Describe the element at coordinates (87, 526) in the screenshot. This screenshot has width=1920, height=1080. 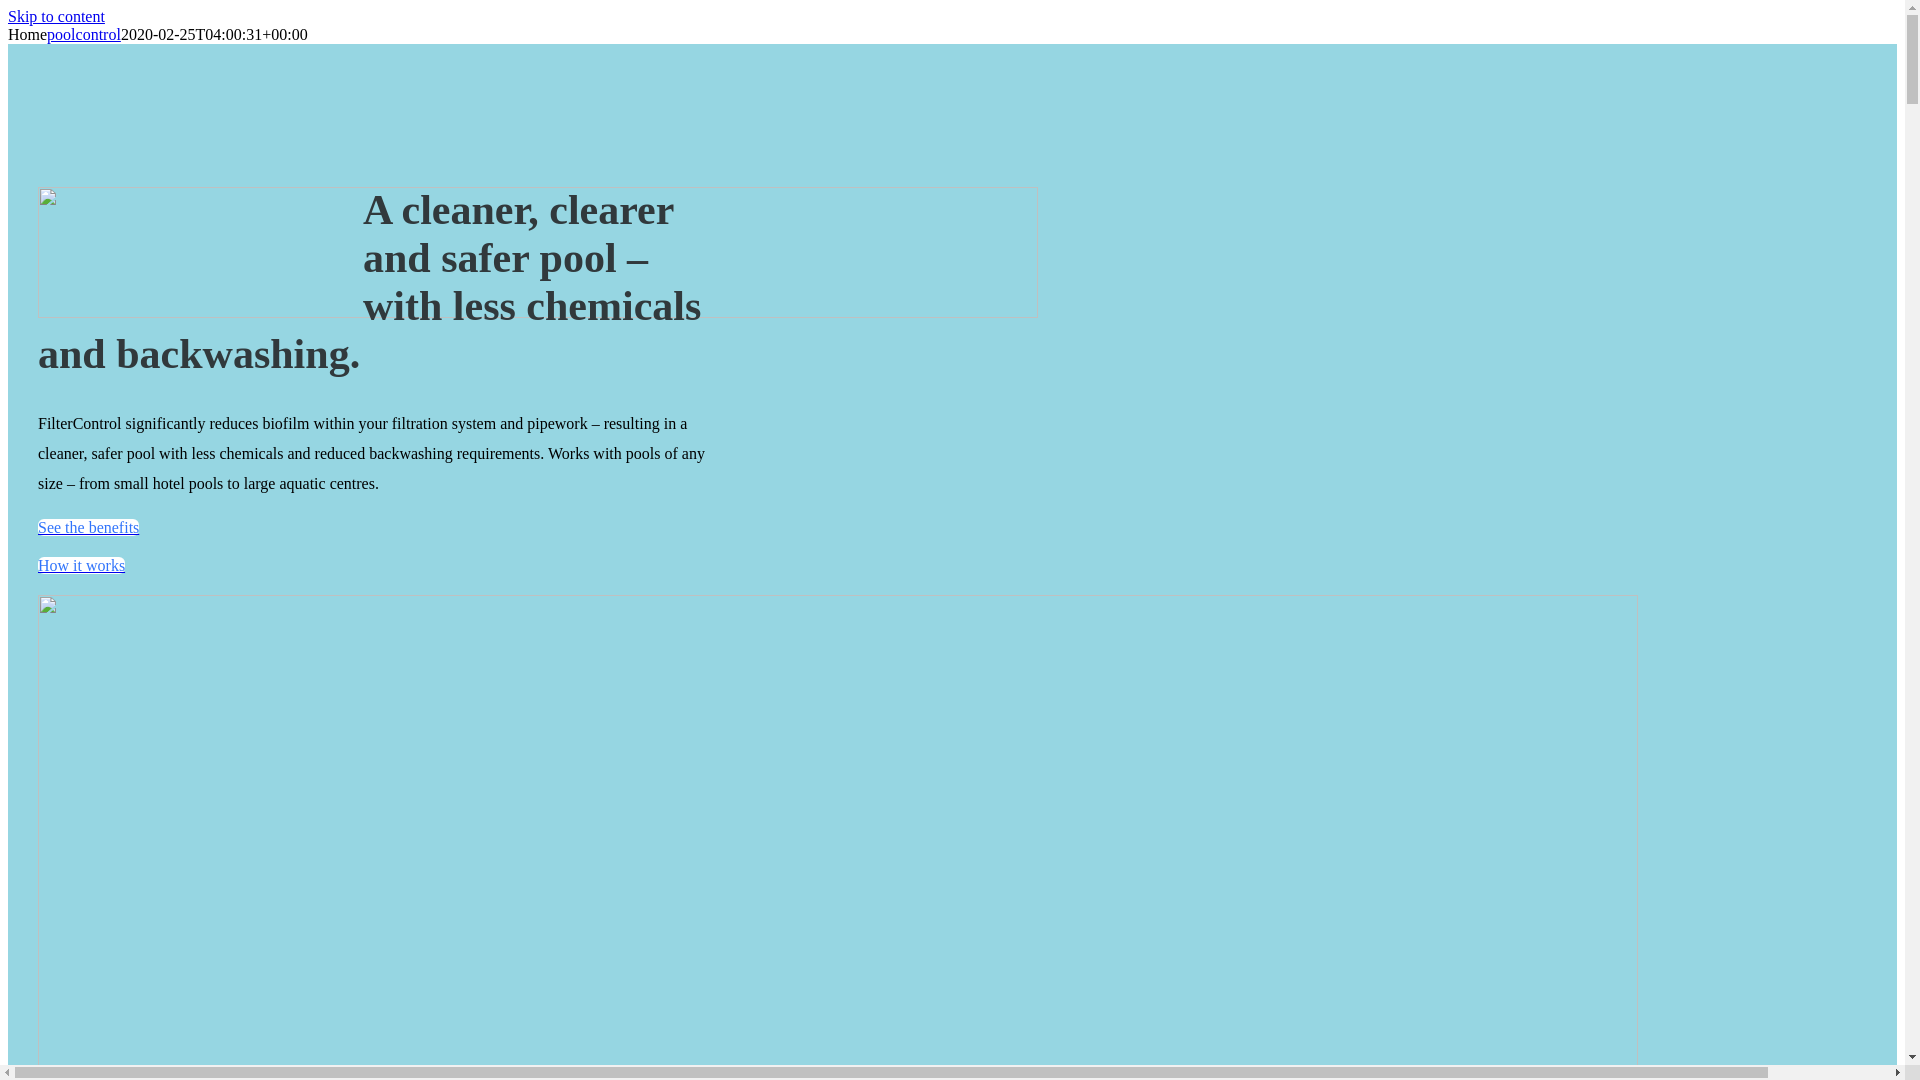
I see `'See the benefits'` at that location.